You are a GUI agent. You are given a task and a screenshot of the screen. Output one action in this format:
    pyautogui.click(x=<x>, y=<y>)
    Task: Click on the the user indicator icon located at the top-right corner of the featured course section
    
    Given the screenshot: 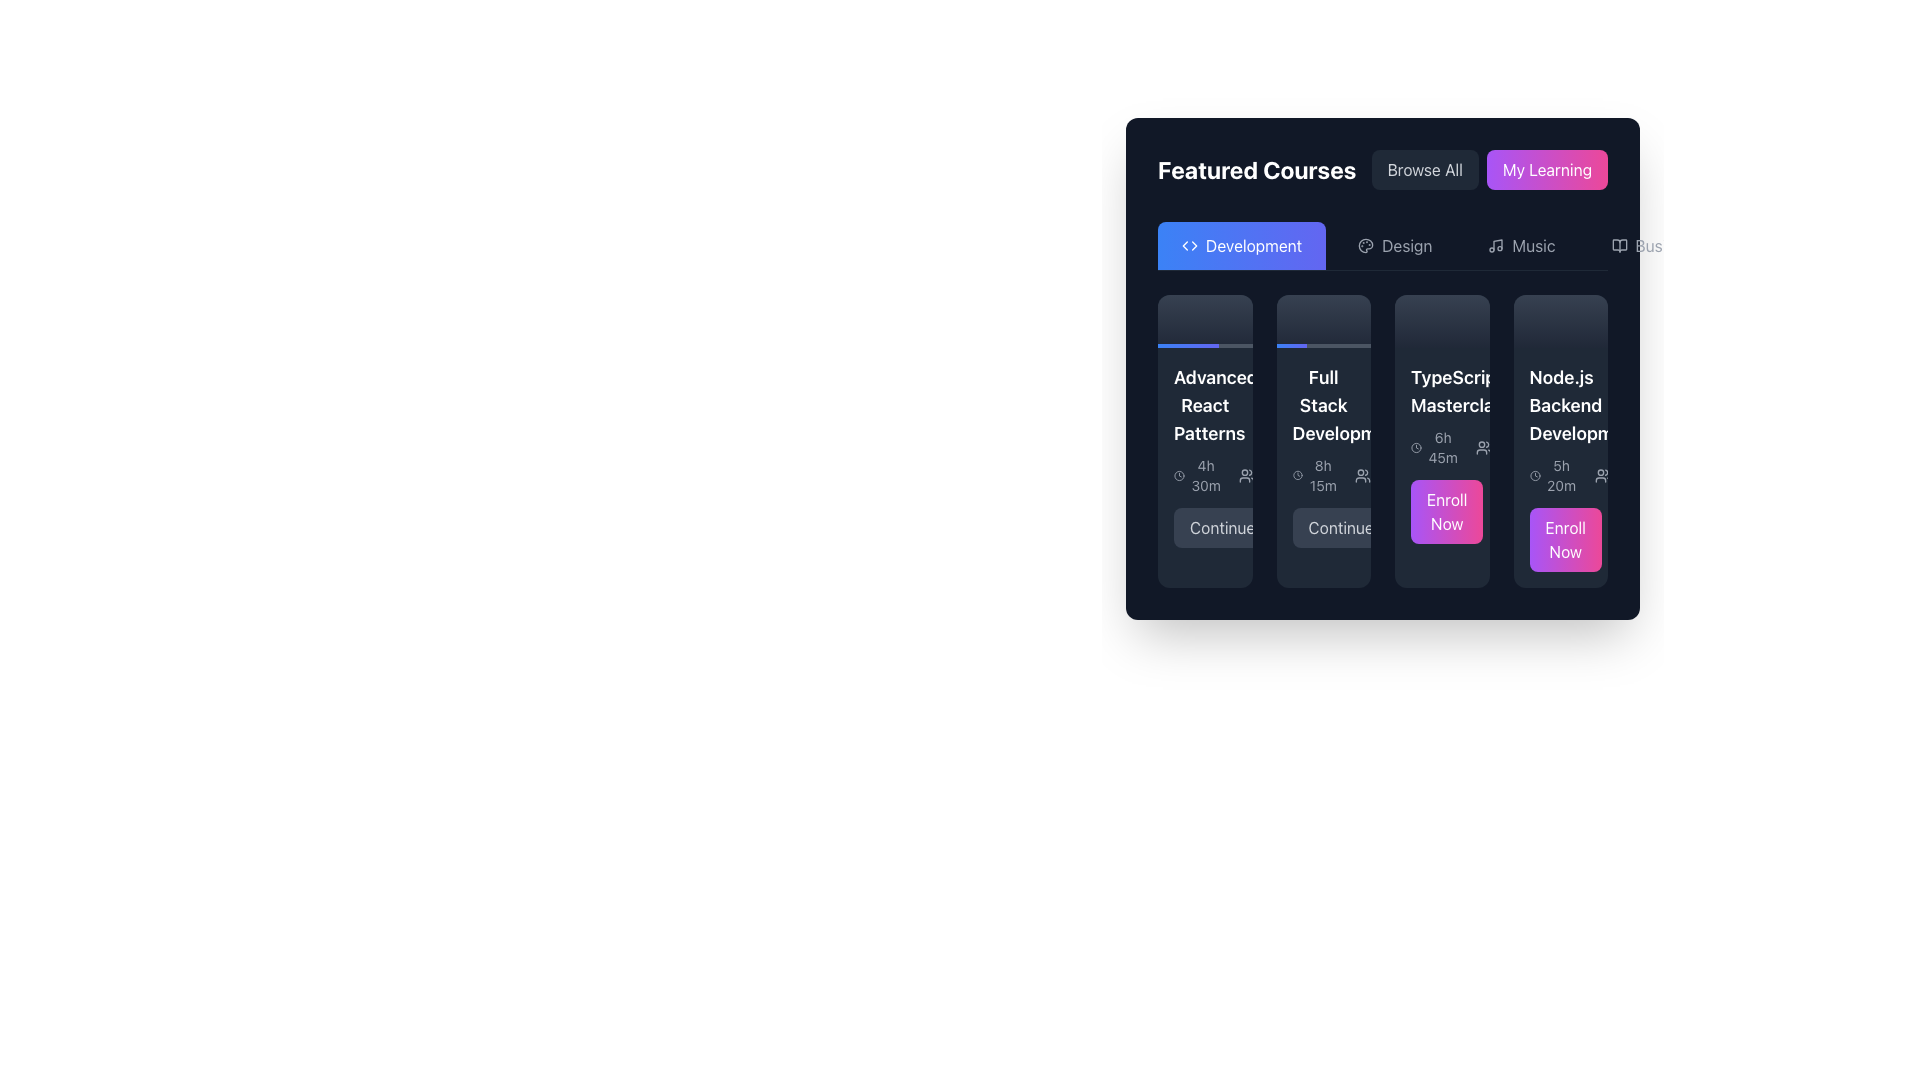 What is the action you would take?
    pyautogui.click(x=1484, y=447)
    